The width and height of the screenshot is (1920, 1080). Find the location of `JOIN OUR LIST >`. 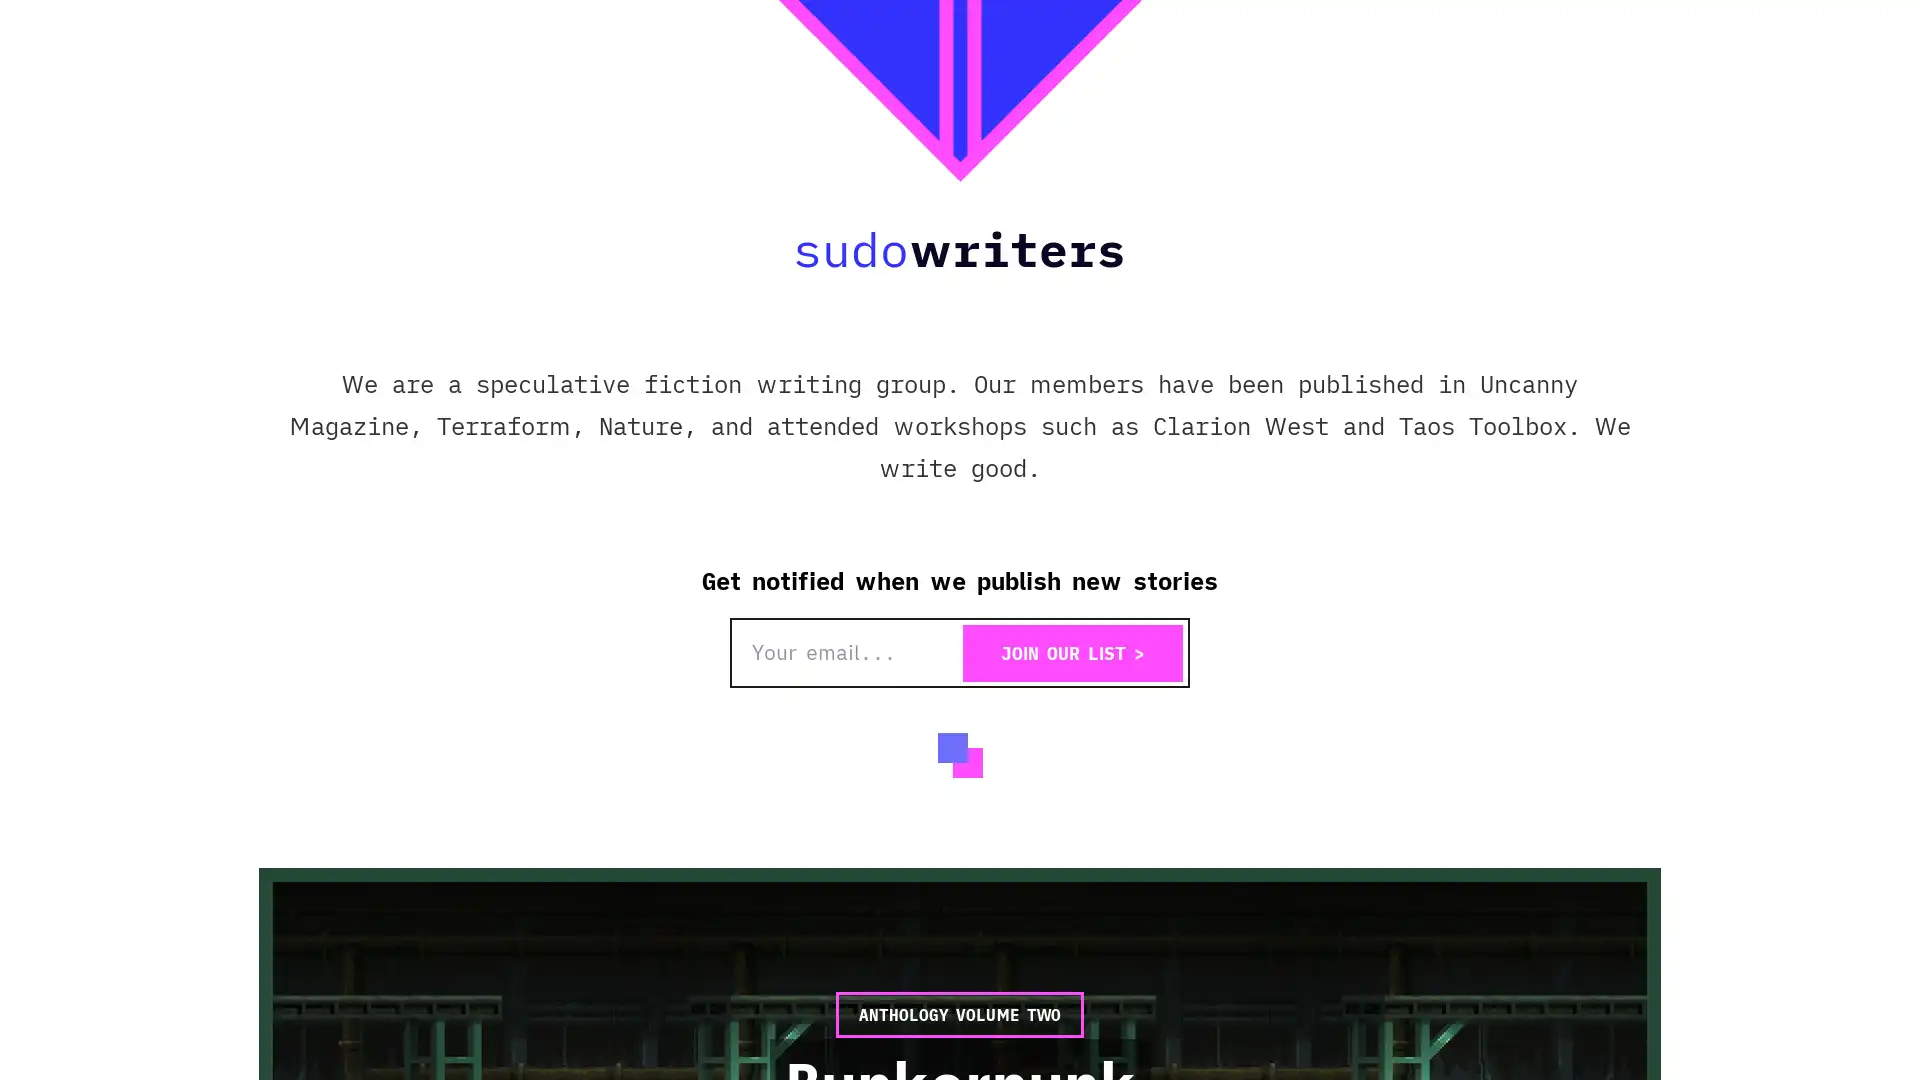

JOIN OUR LIST > is located at coordinates (1072, 653).